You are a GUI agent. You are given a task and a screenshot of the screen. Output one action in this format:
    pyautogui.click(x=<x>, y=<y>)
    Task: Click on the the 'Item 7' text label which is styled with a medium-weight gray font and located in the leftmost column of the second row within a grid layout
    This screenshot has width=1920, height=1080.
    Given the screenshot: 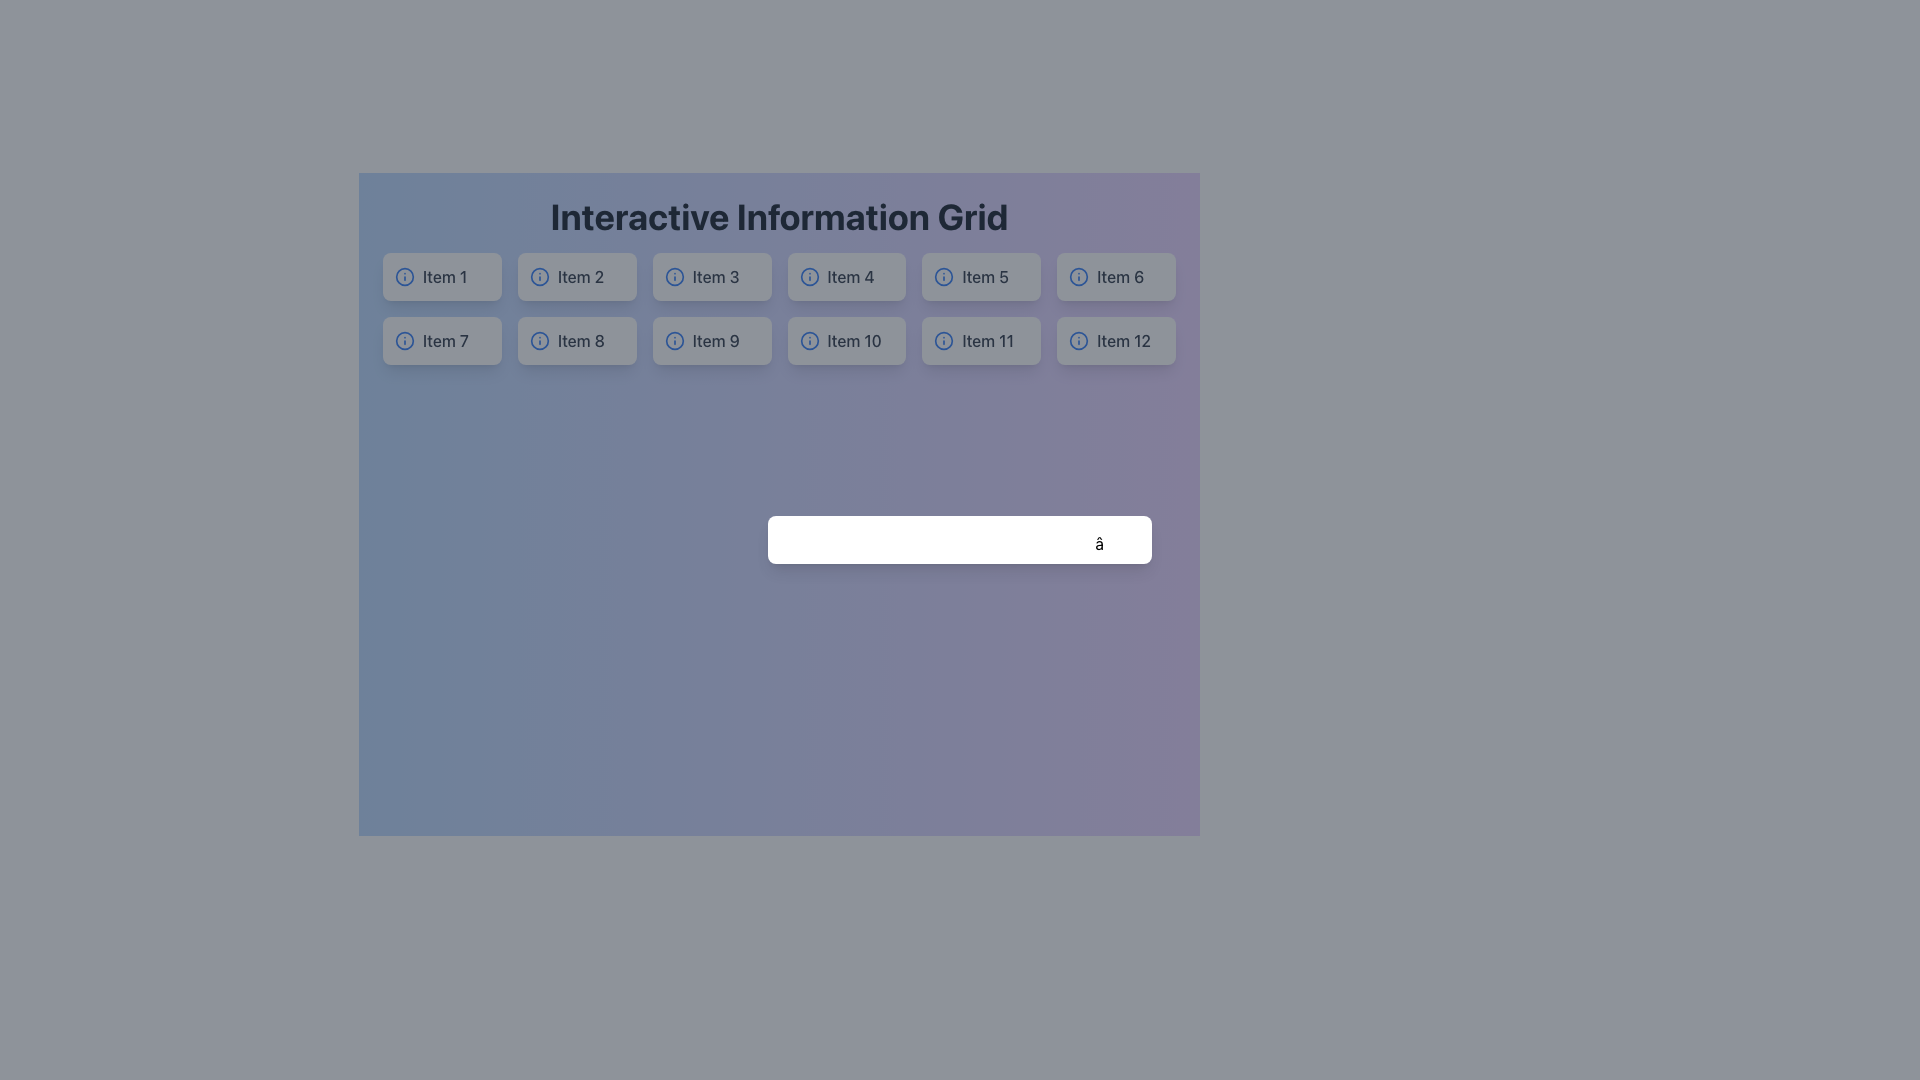 What is the action you would take?
    pyautogui.click(x=445, y=339)
    